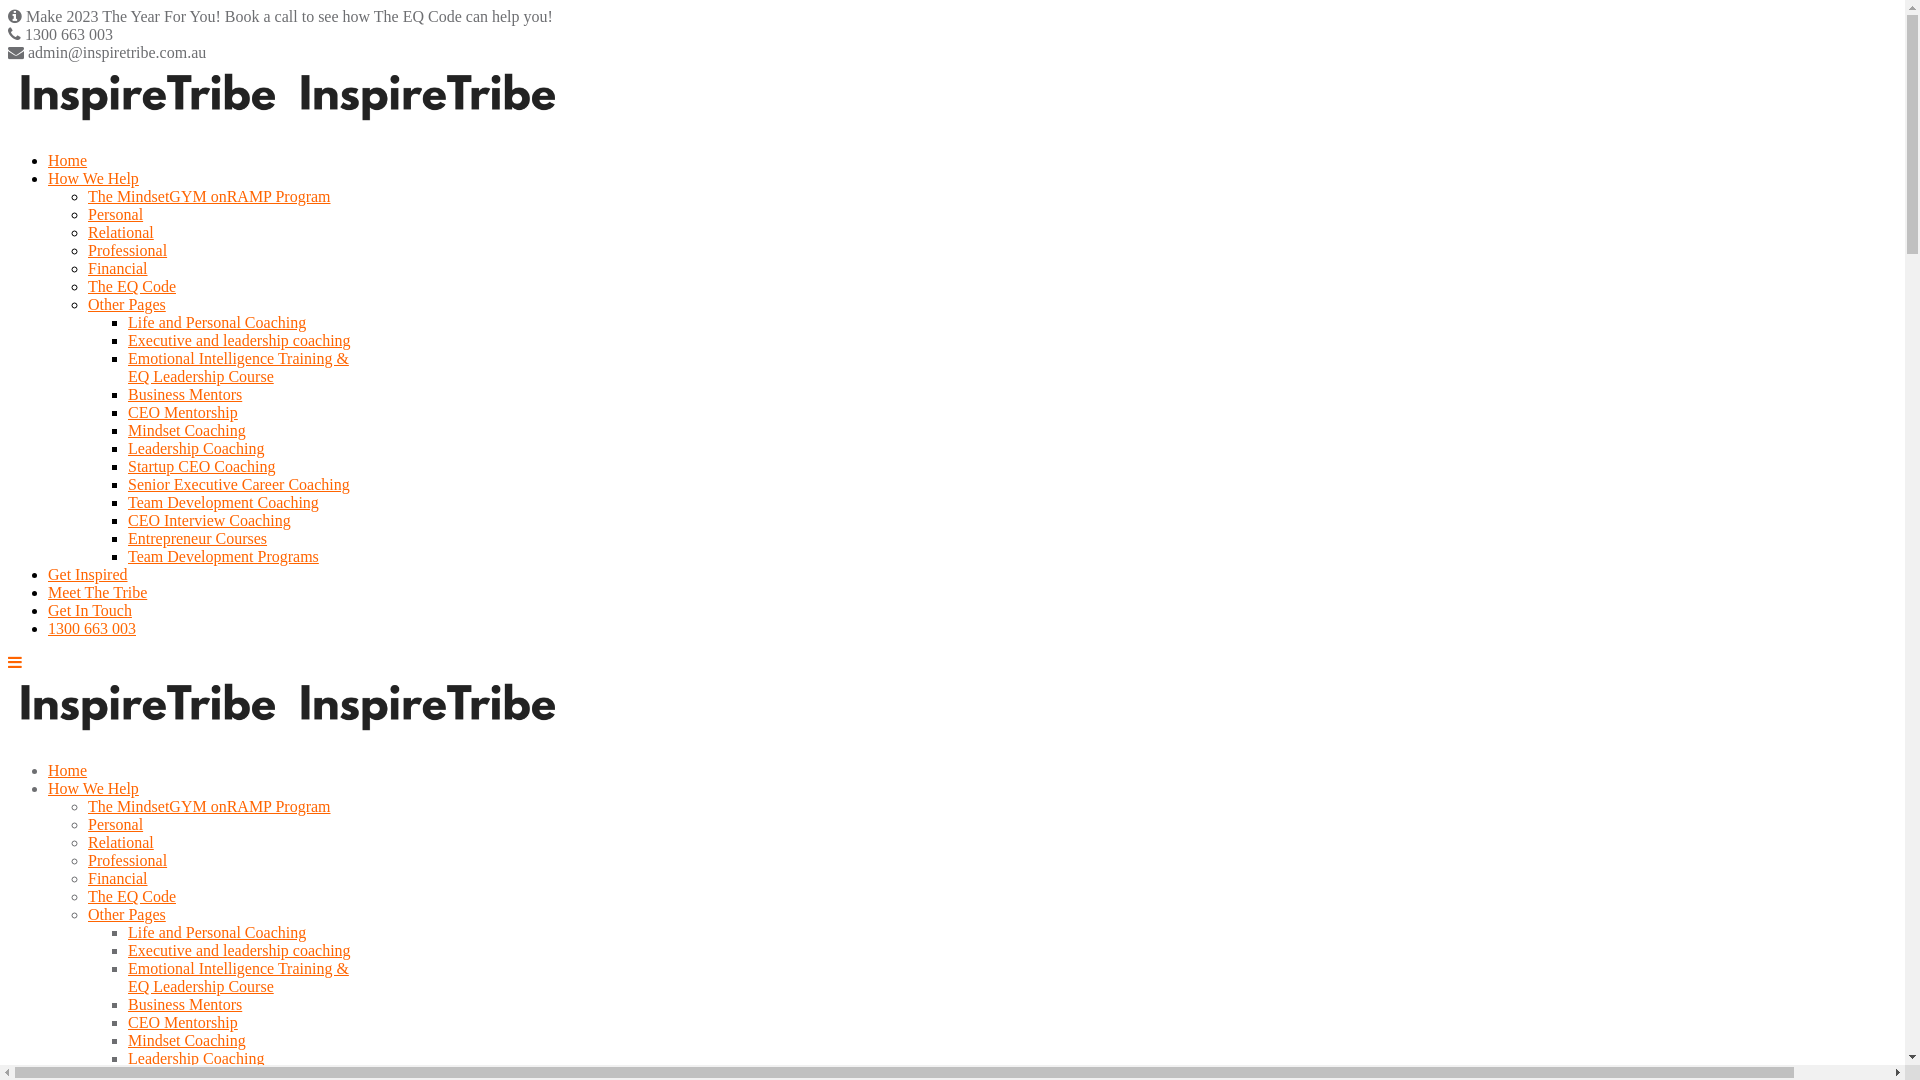 Image resolution: width=1920 pixels, height=1080 pixels. I want to click on 'Senior Executive Career Coaching', so click(239, 484).